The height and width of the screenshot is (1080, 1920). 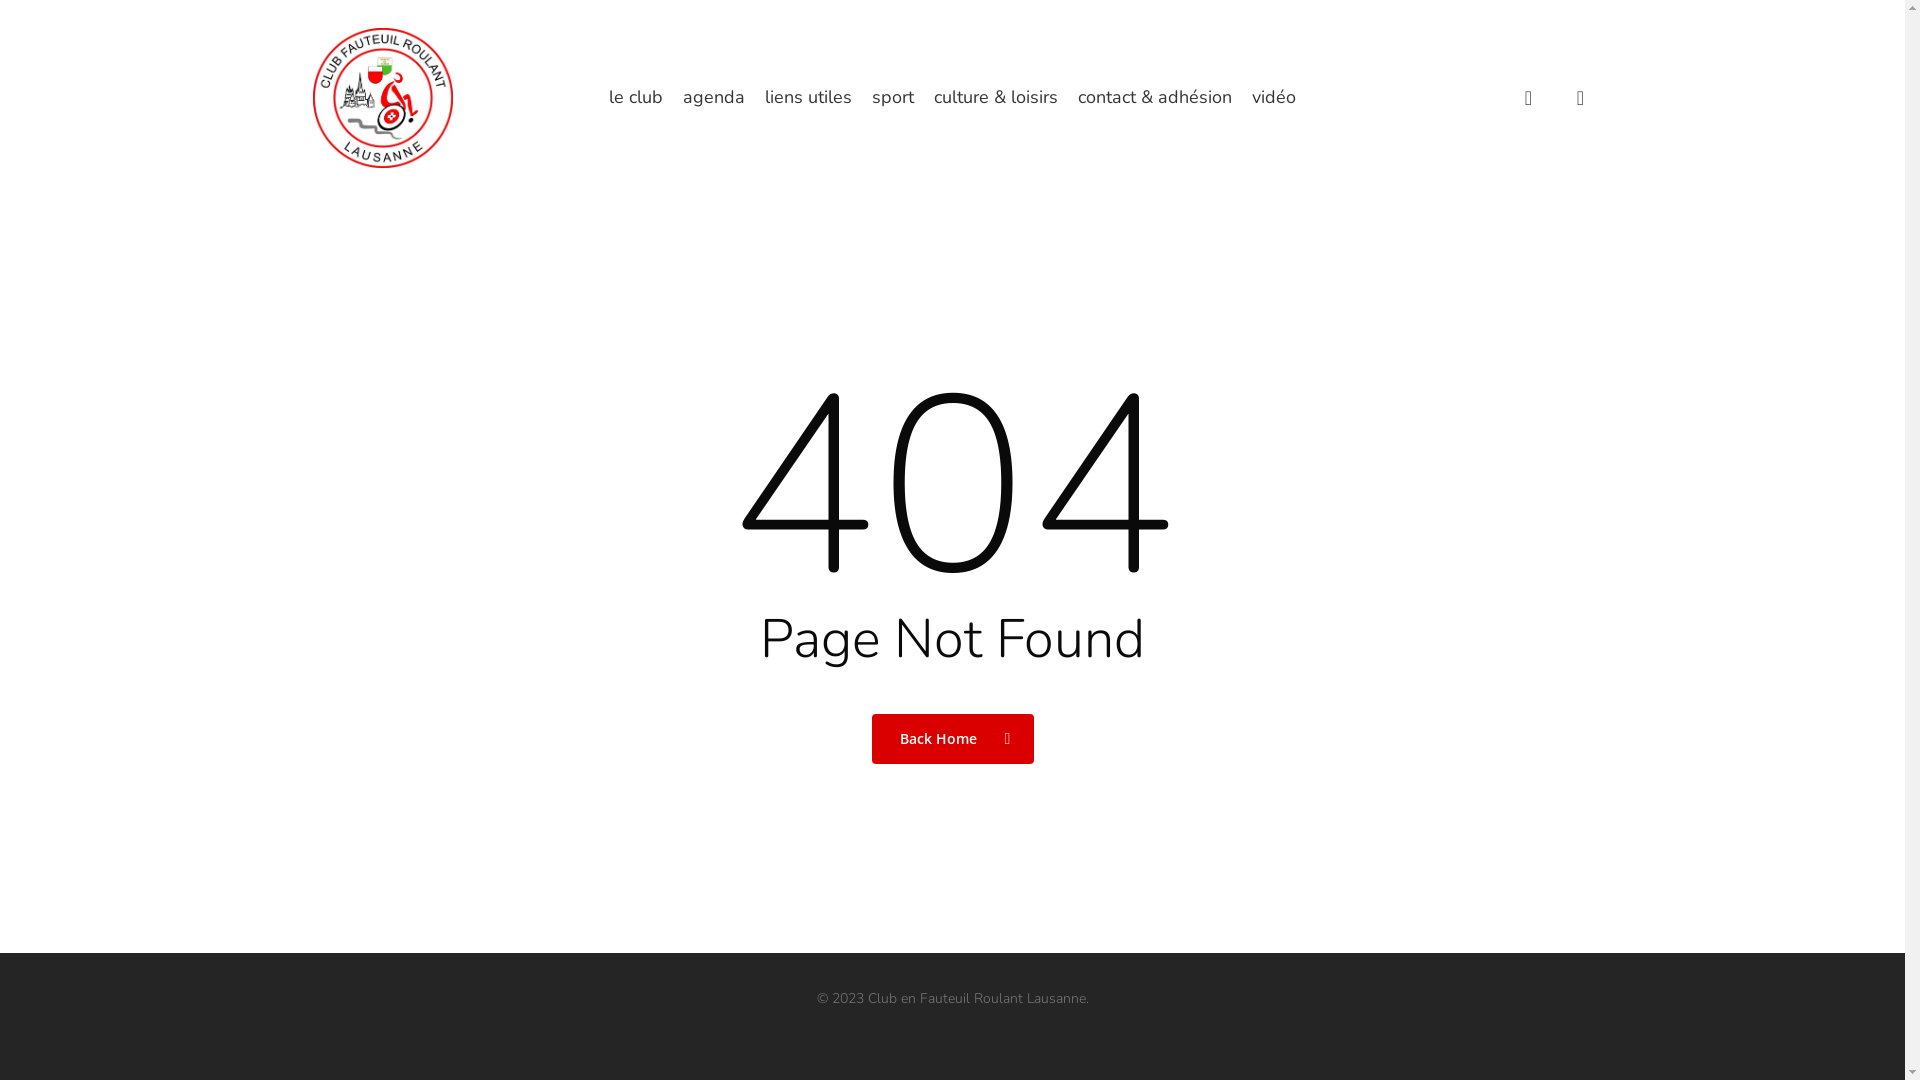 I want to click on 'sport', so click(x=891, y=97).